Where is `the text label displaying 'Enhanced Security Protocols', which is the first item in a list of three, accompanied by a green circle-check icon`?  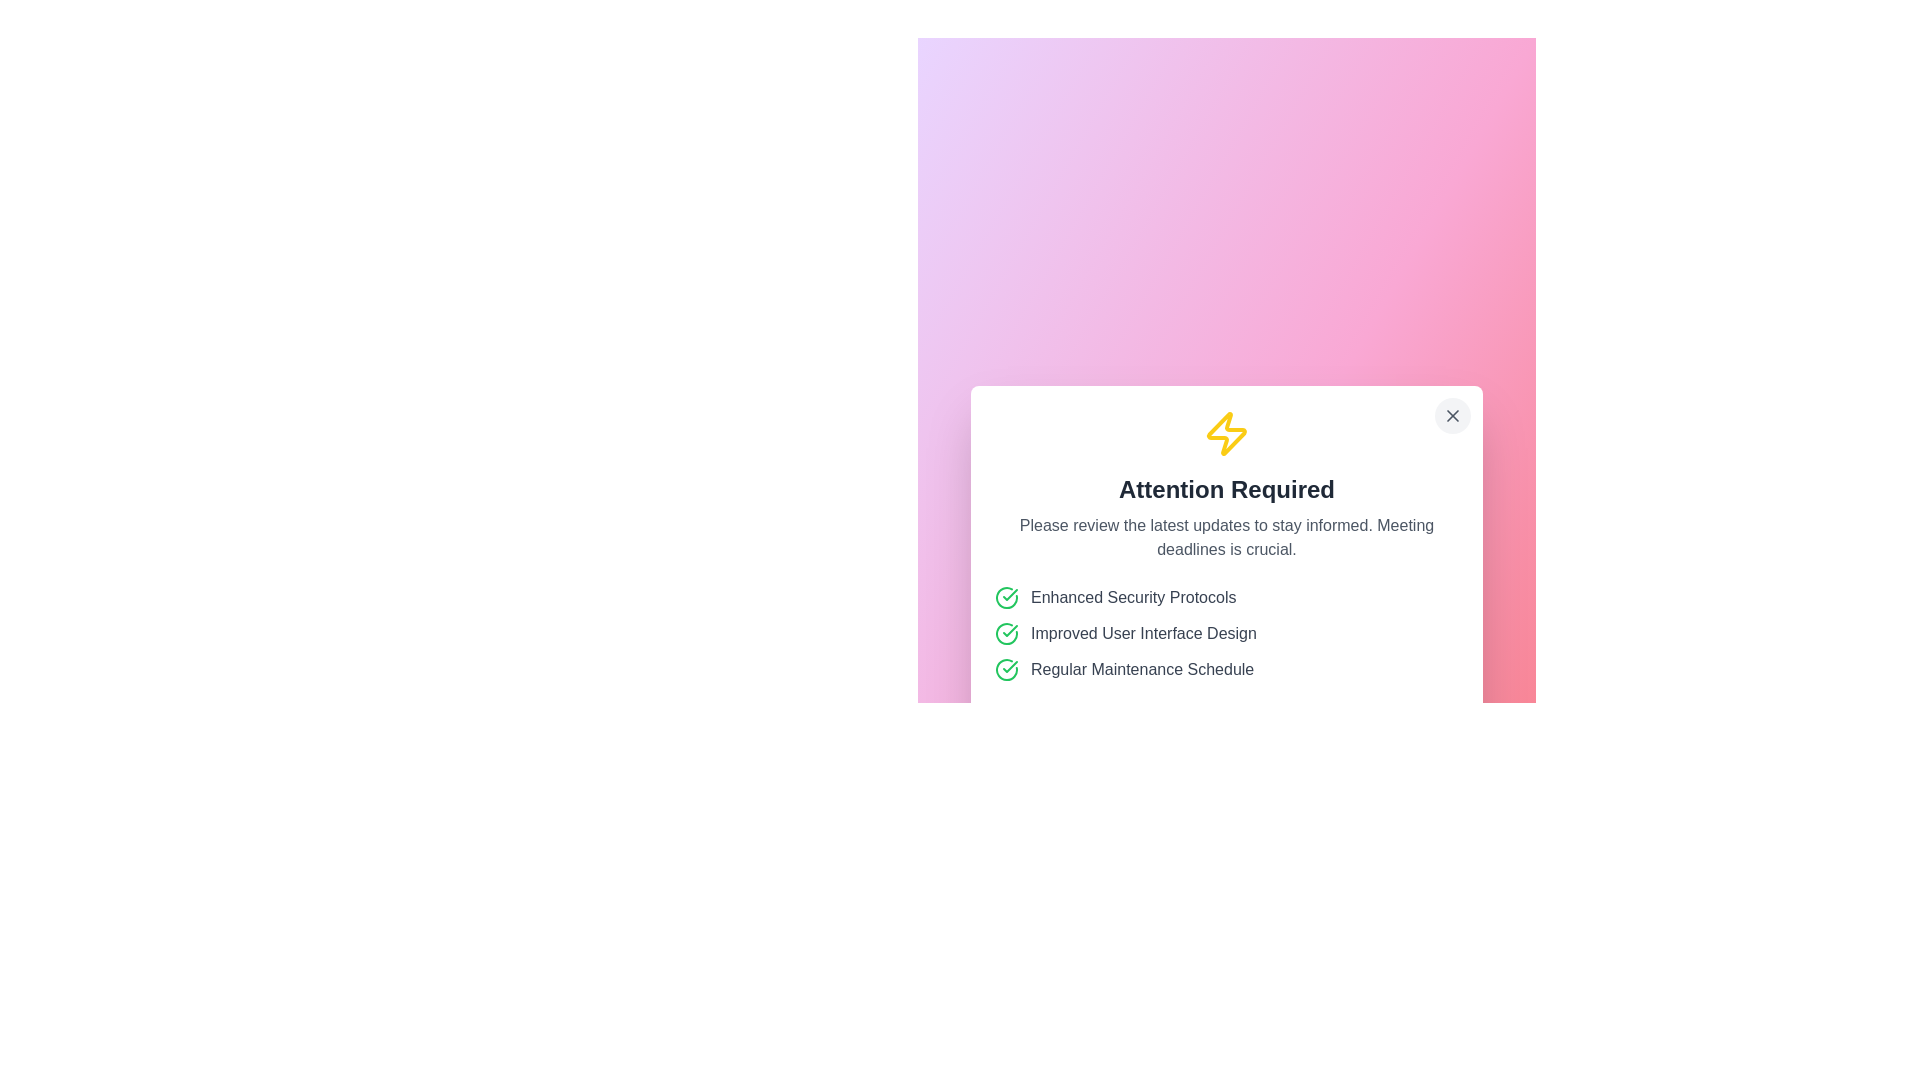 the text label displaying 'Enhanced Security Protocols', which is the first item in a list of three, accompanied by a green circle-check icon is located at coordinates (1133, 596).